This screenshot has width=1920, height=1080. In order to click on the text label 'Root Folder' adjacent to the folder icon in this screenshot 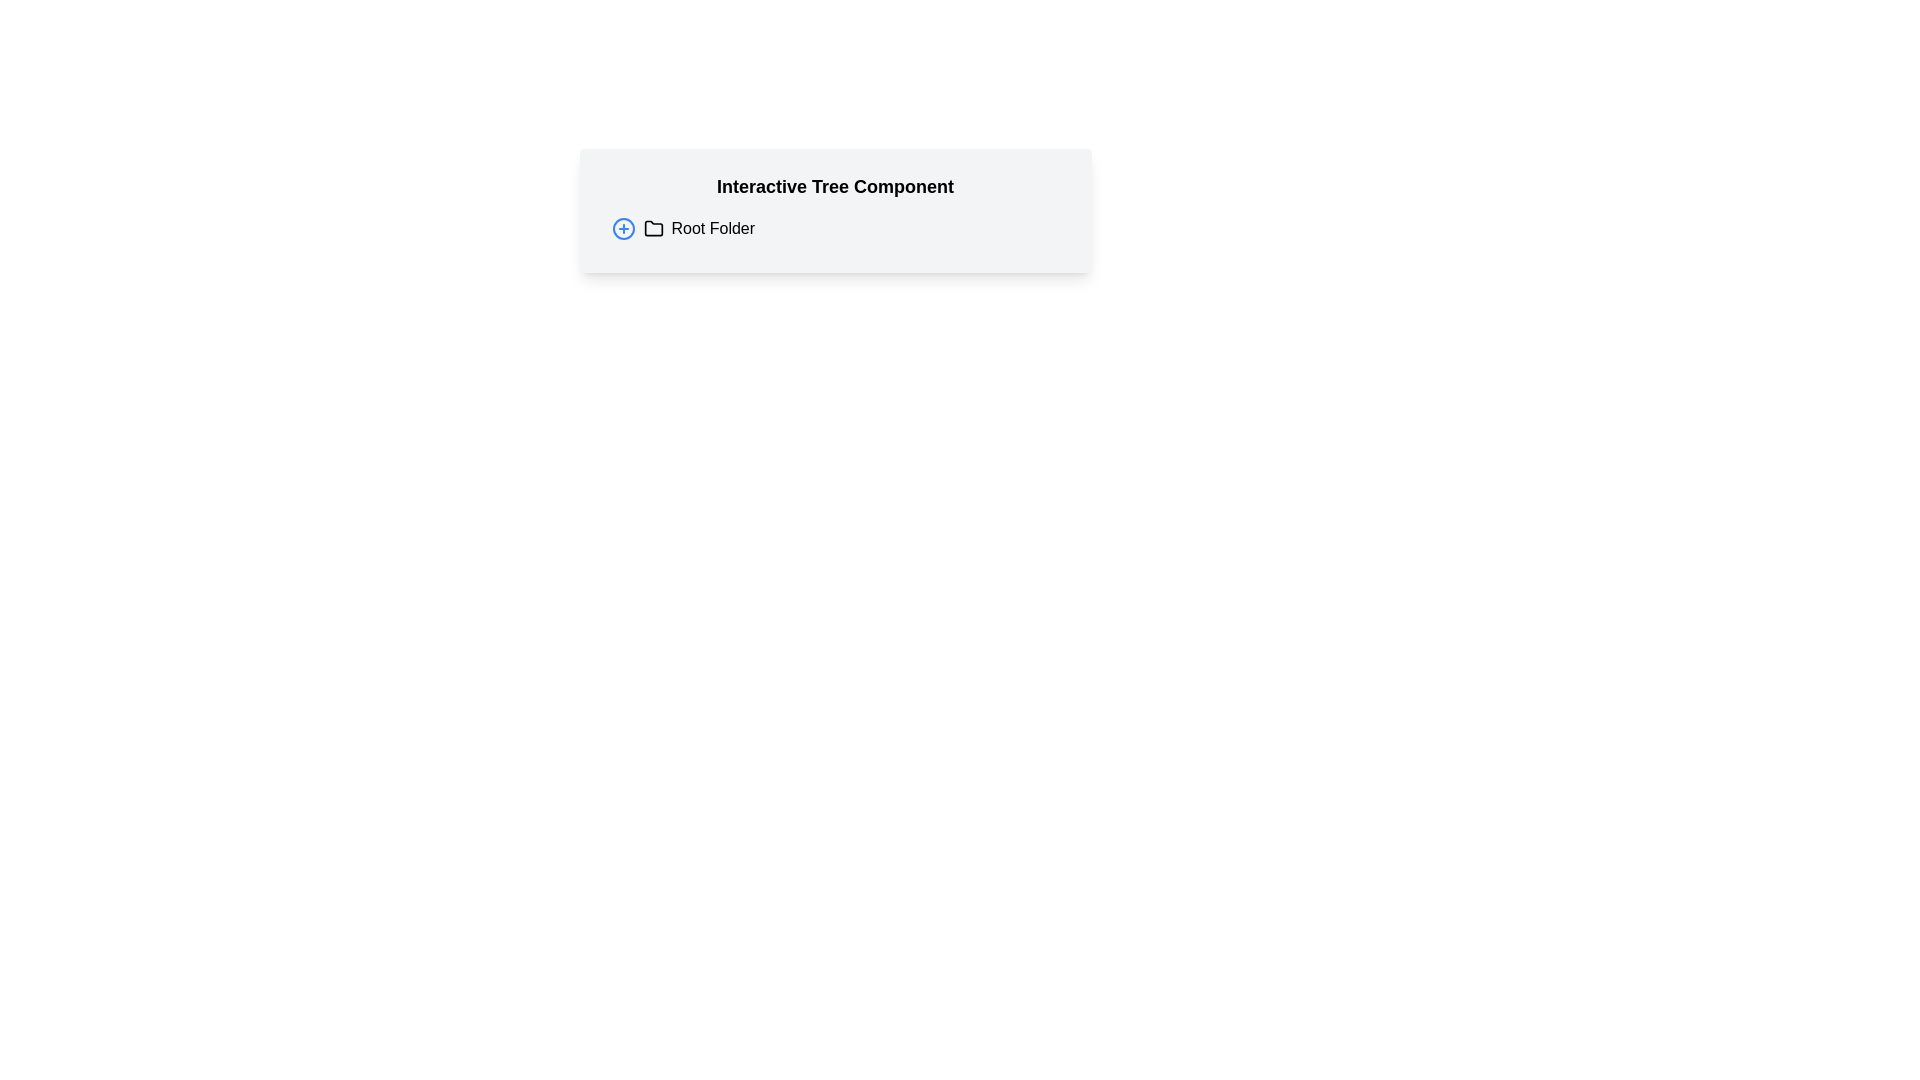, I will do `click(699, 227)`.